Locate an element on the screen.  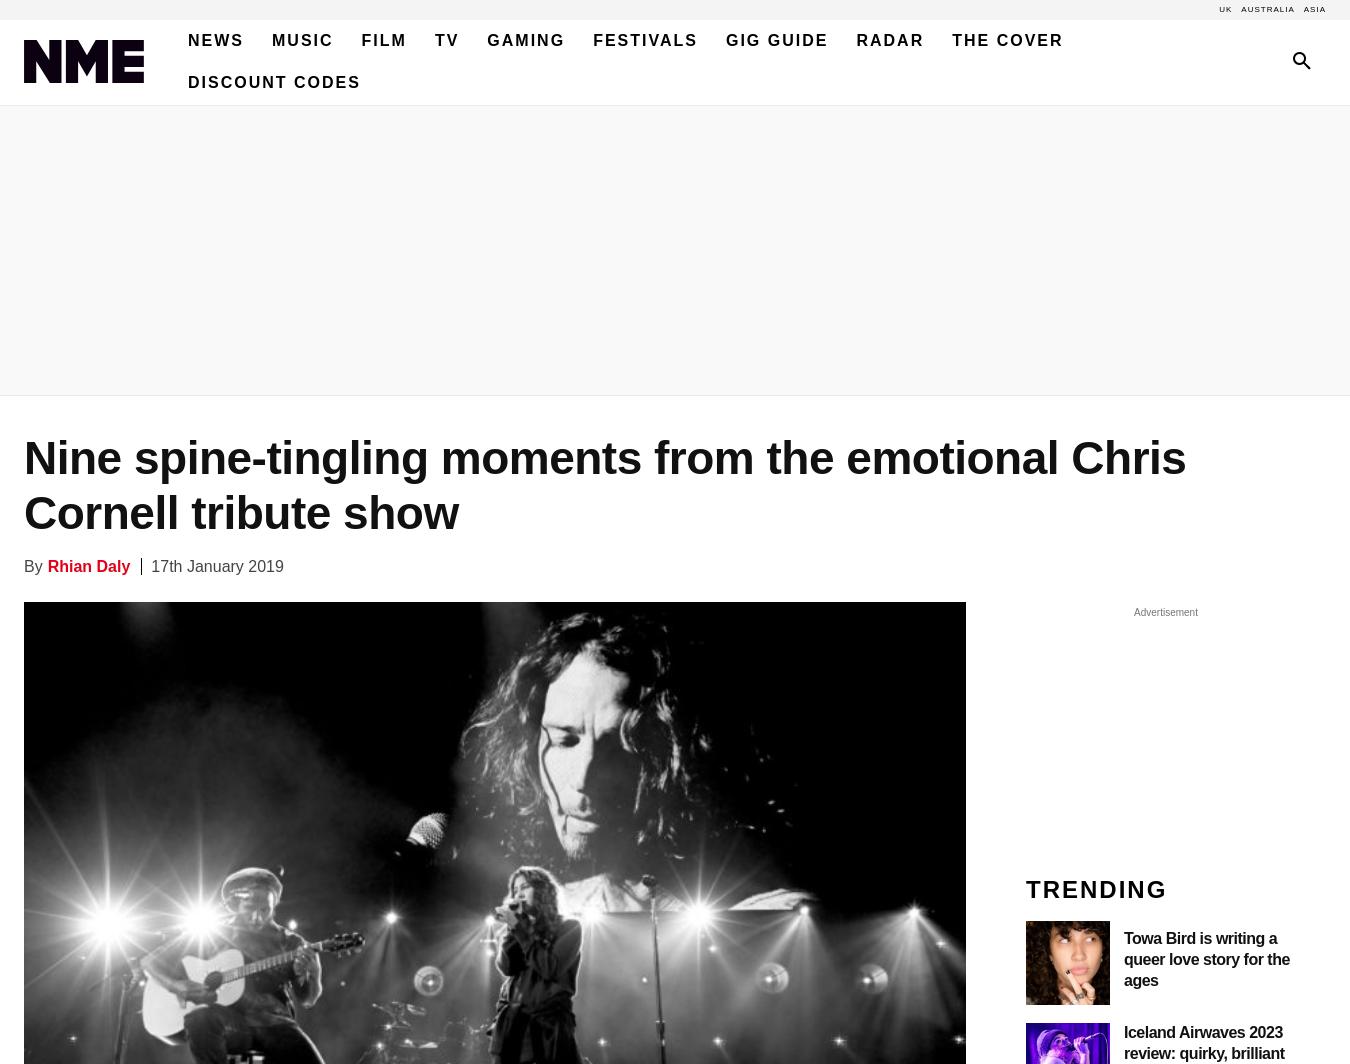
'Gaming' is located at coordinates (524, 40).